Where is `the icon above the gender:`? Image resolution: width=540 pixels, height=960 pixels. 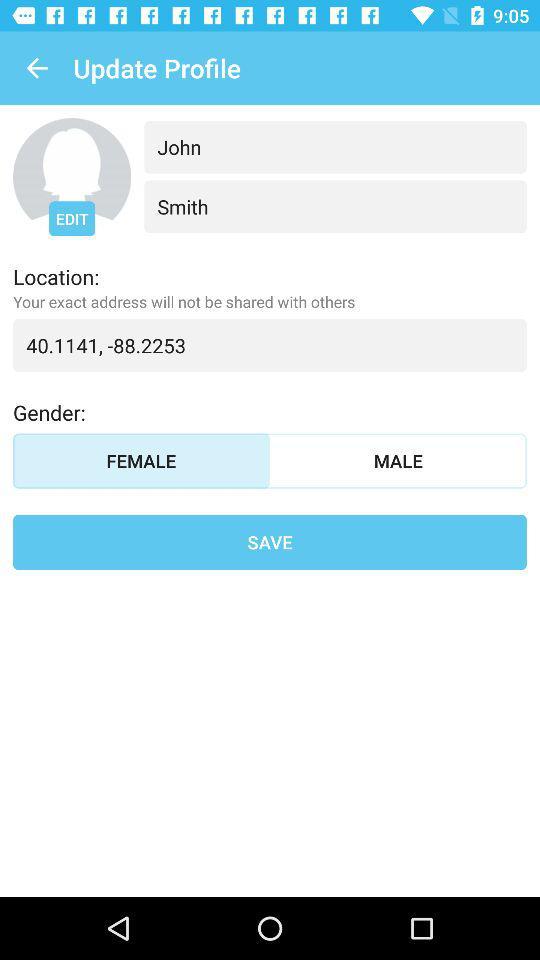
the icon above the gender: is located at coordinates (270, 345).